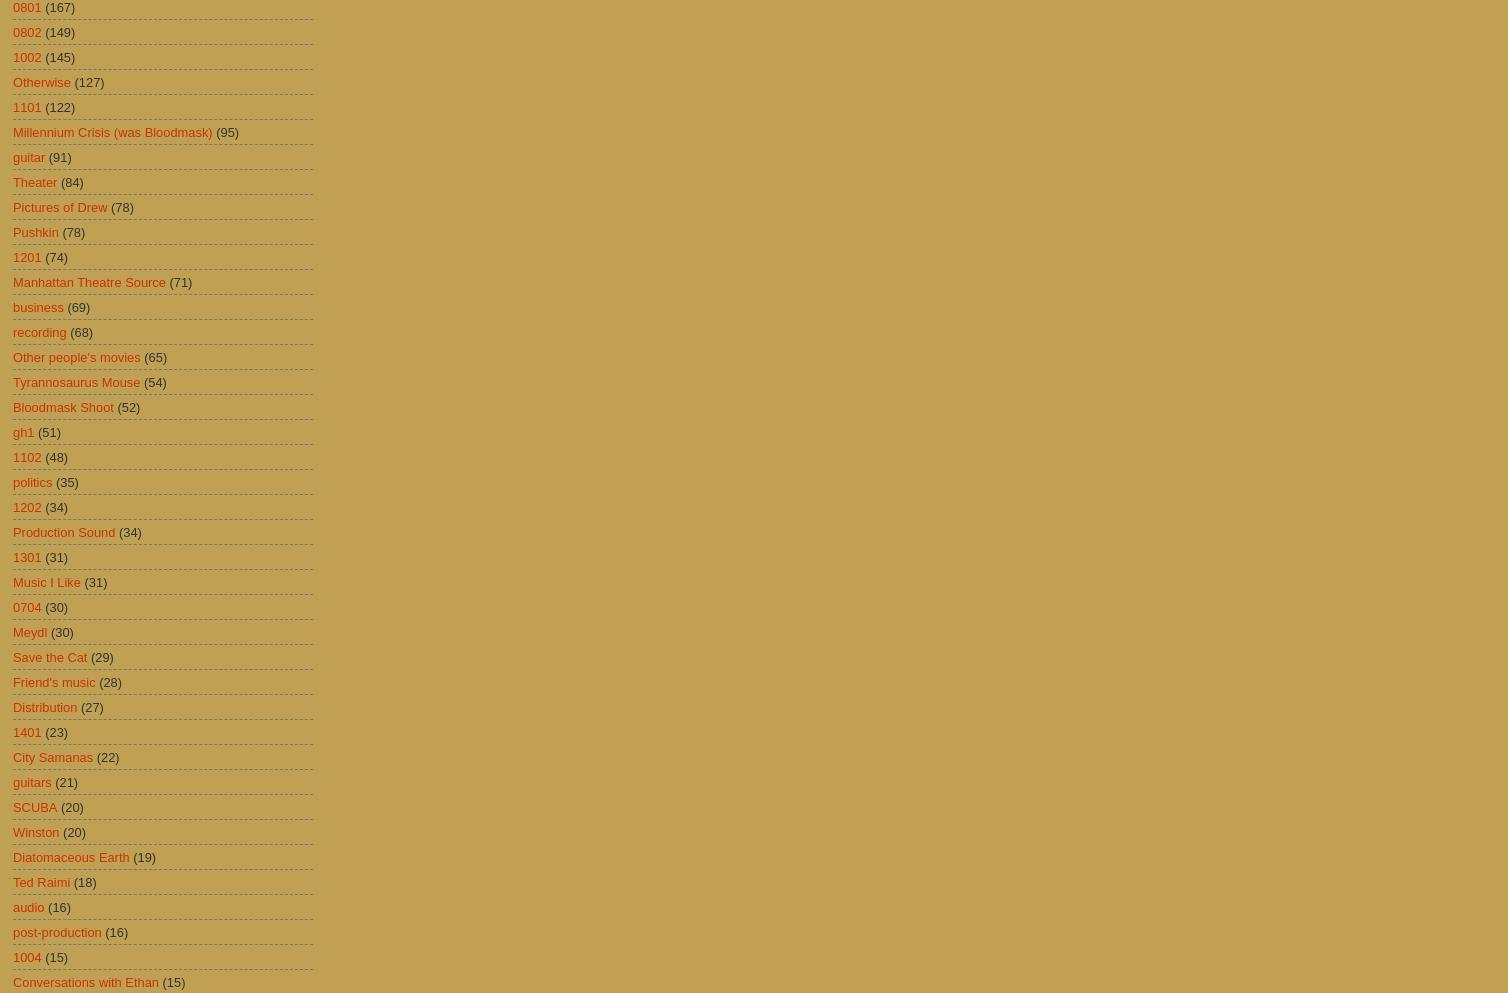  I want to click on '(91)', so click(59, 155).